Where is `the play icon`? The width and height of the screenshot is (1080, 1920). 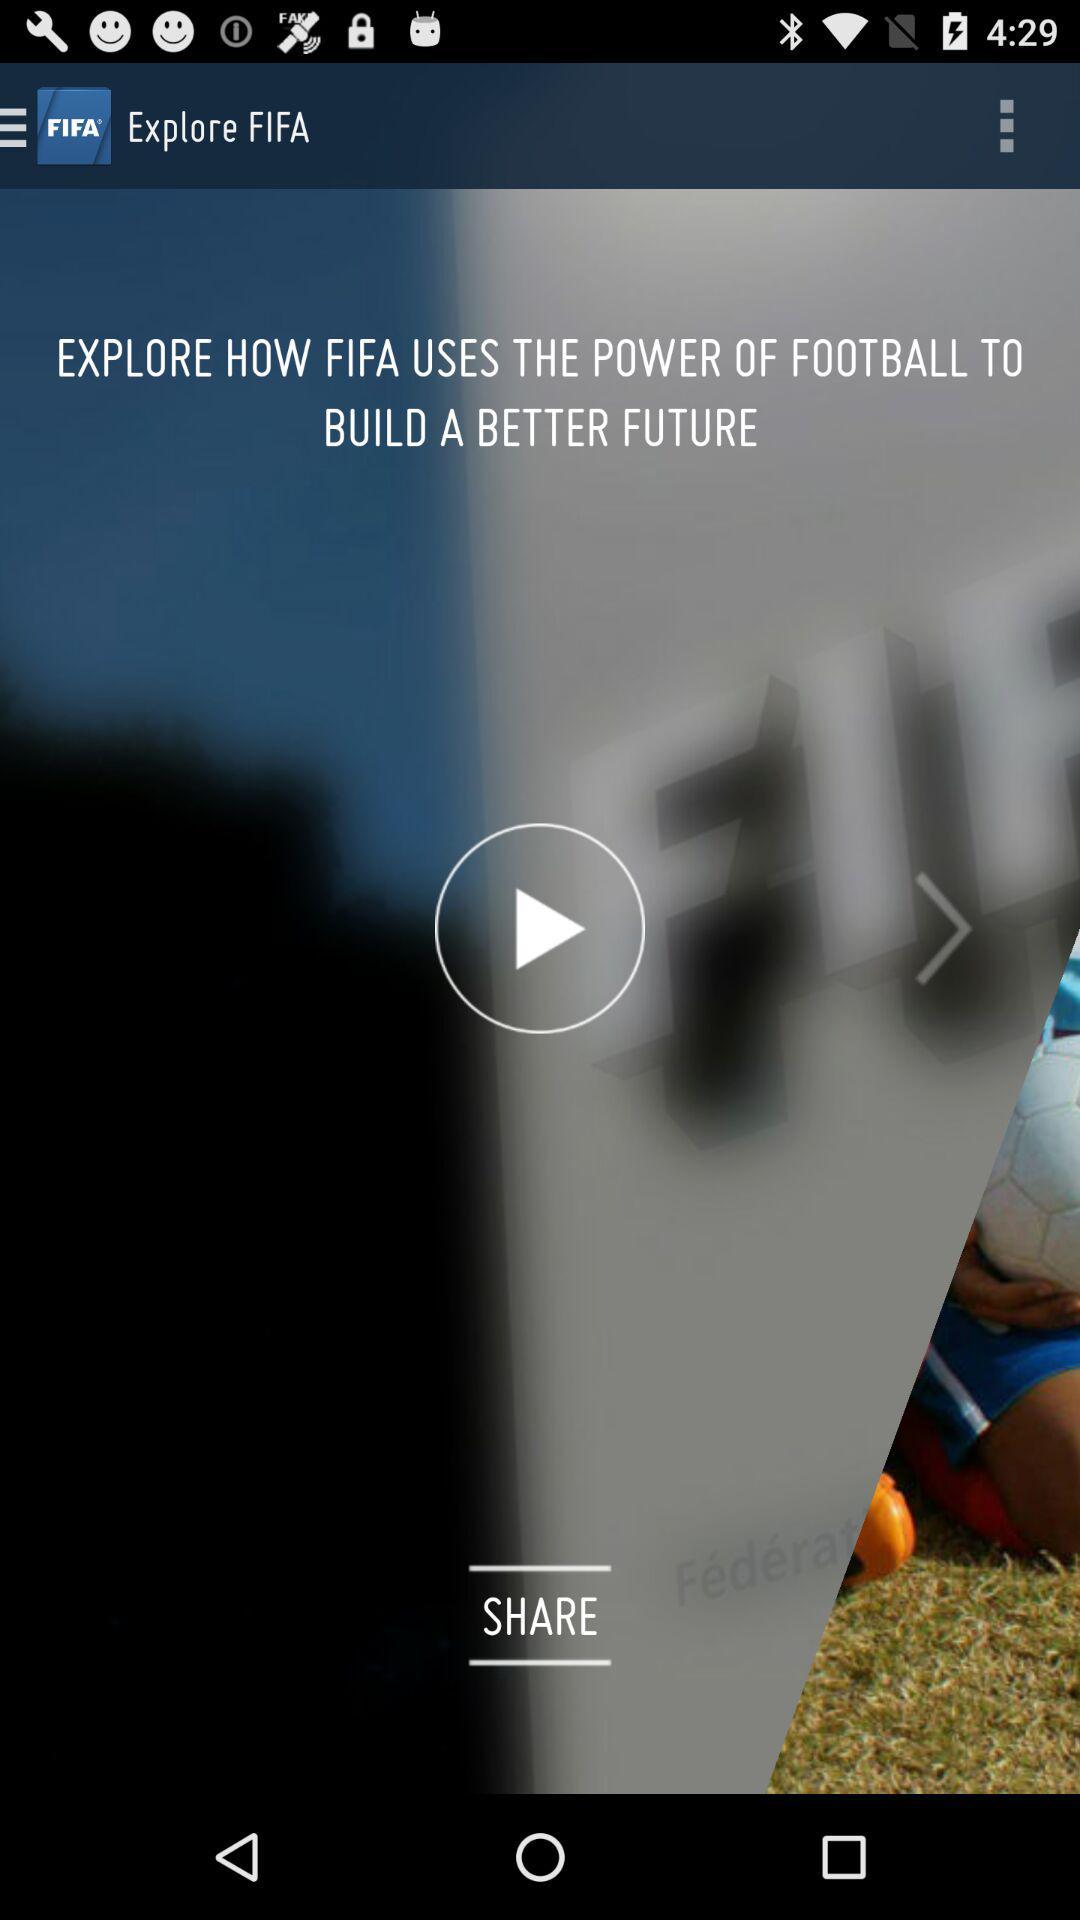
the play icon is located at coordinates (540, 993).